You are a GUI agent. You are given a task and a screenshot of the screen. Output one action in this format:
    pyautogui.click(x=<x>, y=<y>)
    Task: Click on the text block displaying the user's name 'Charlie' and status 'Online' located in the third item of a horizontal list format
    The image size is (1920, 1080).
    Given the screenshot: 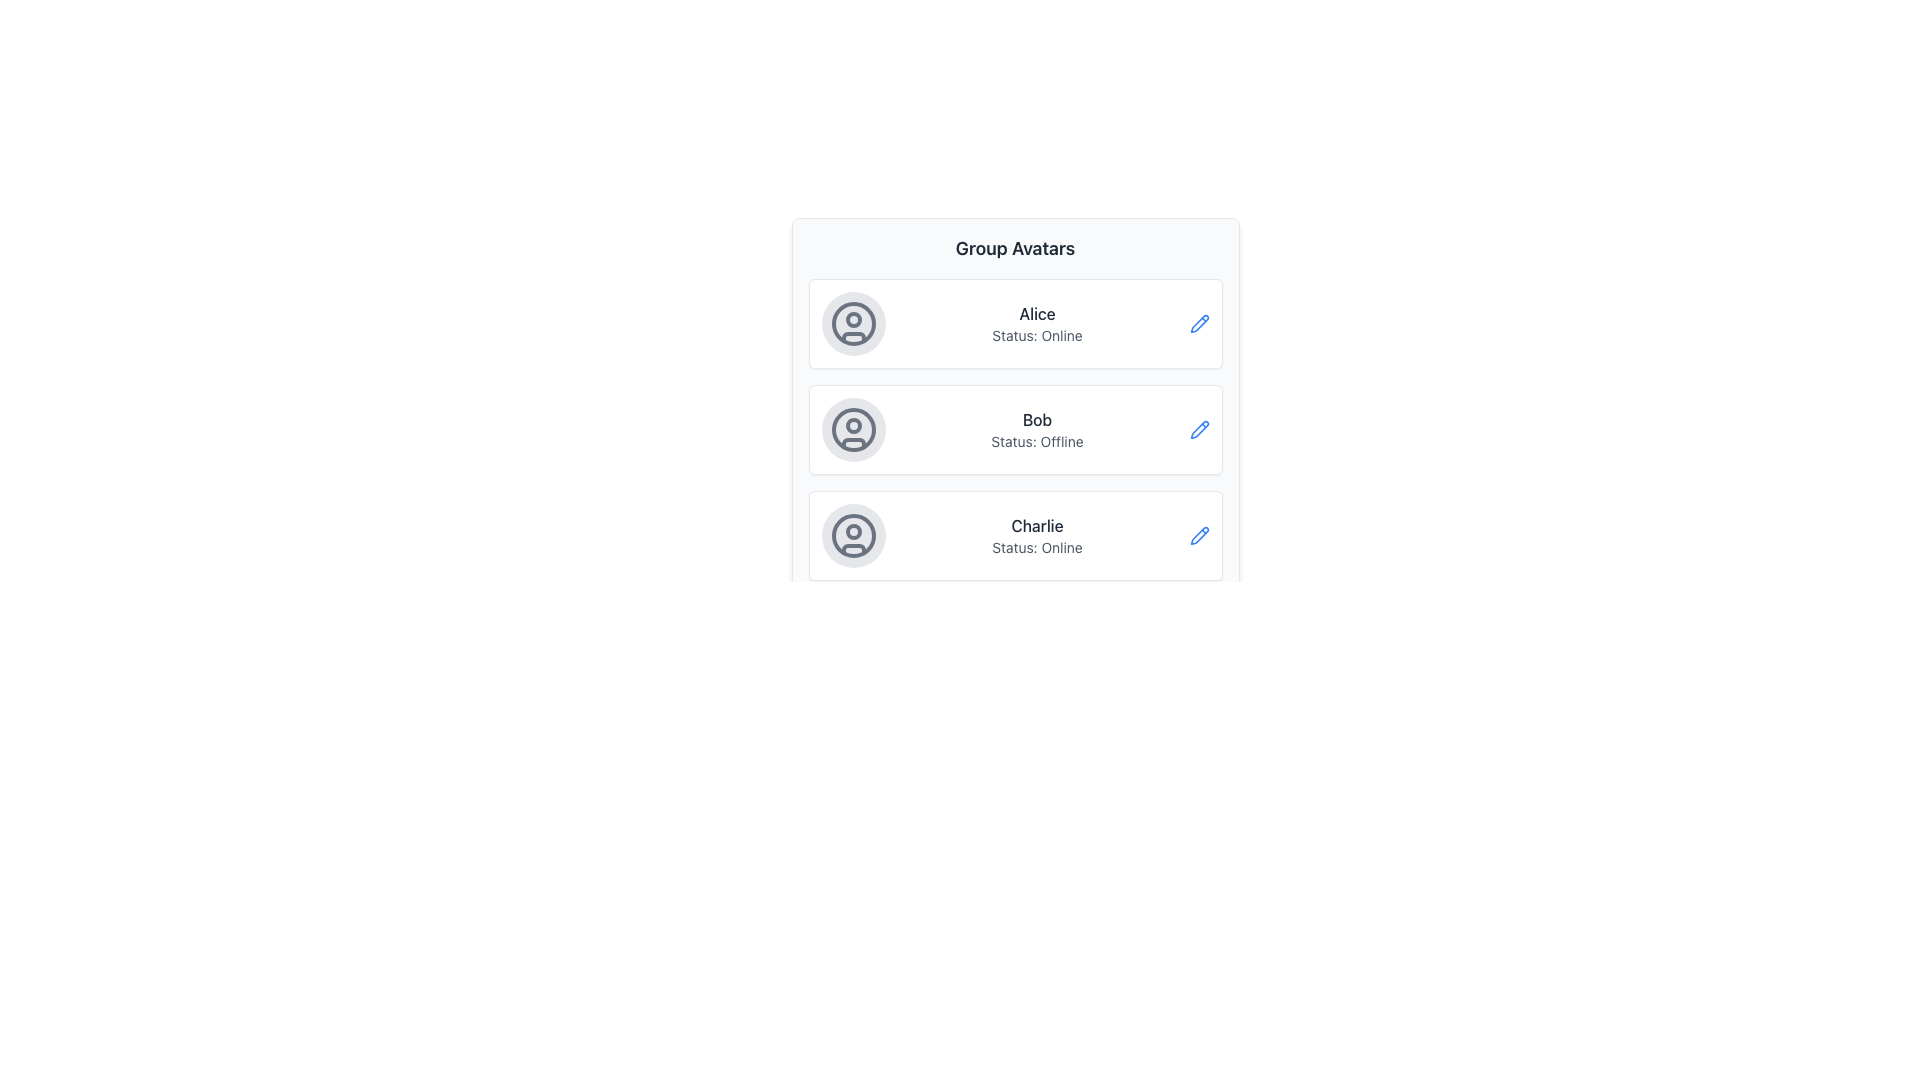 What is the action you would take?
    pyautogui.click(x=1037, y=535)
    